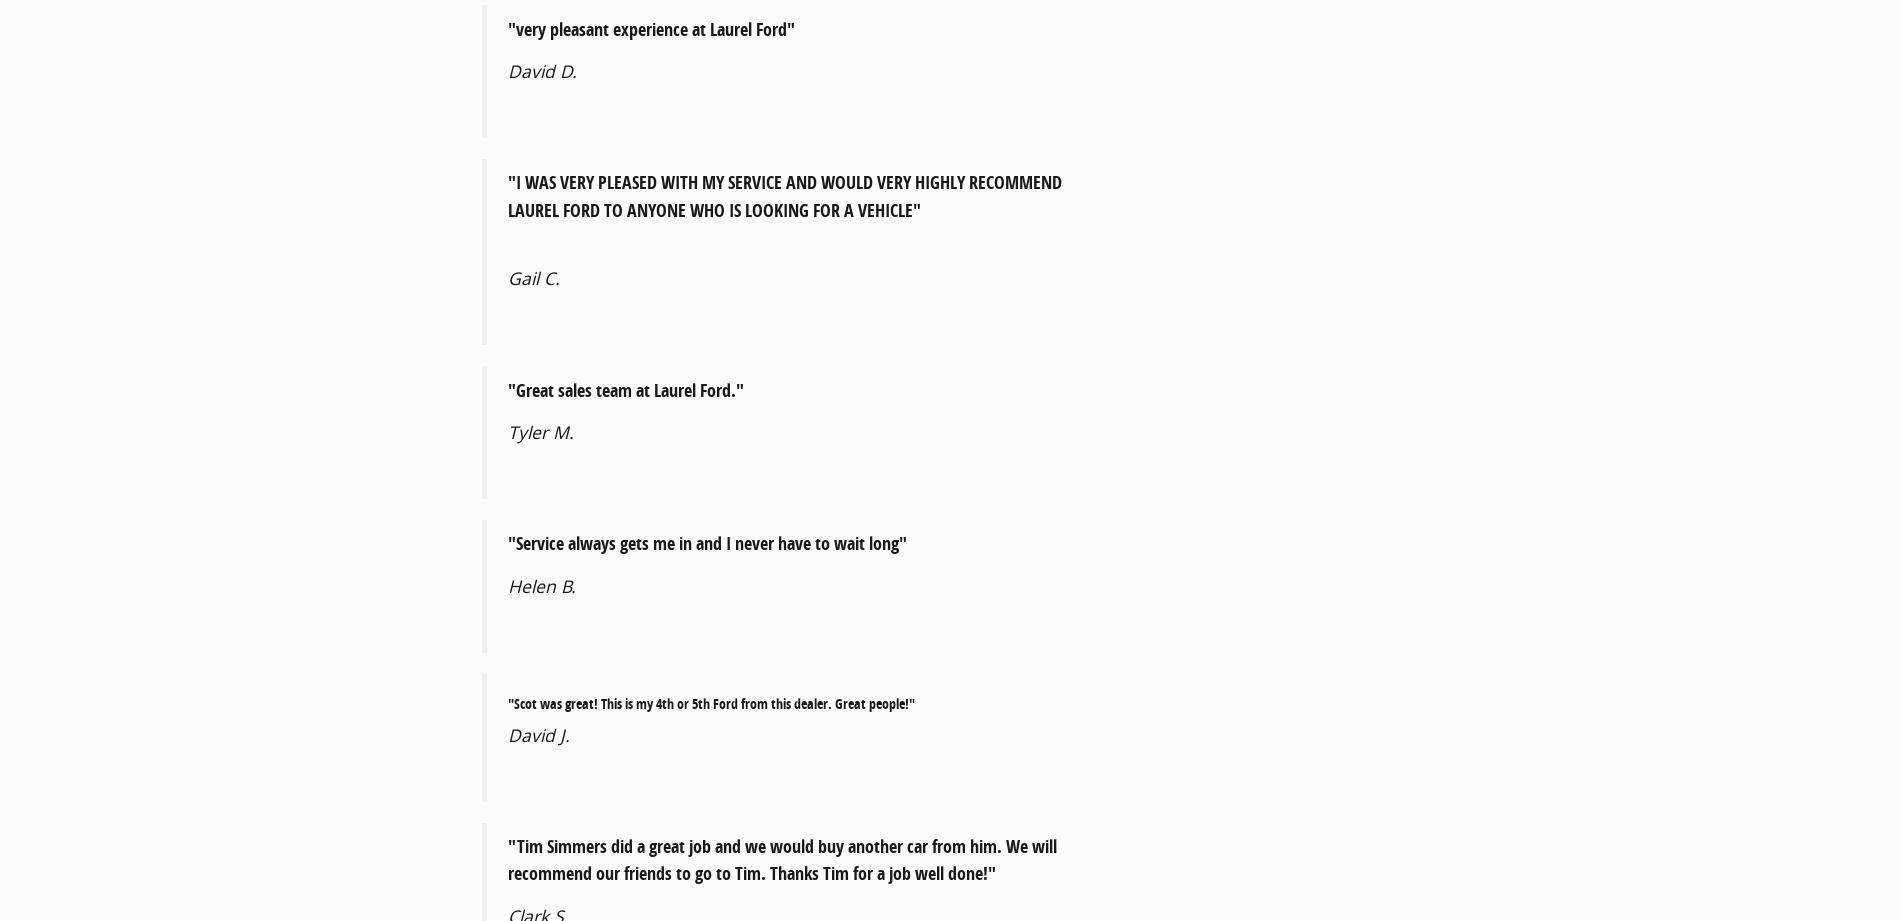  I want to click on '"Scot was great! This is my 4th or 5th Ford from this dealer. 
Great people!"', so click(711, 702).